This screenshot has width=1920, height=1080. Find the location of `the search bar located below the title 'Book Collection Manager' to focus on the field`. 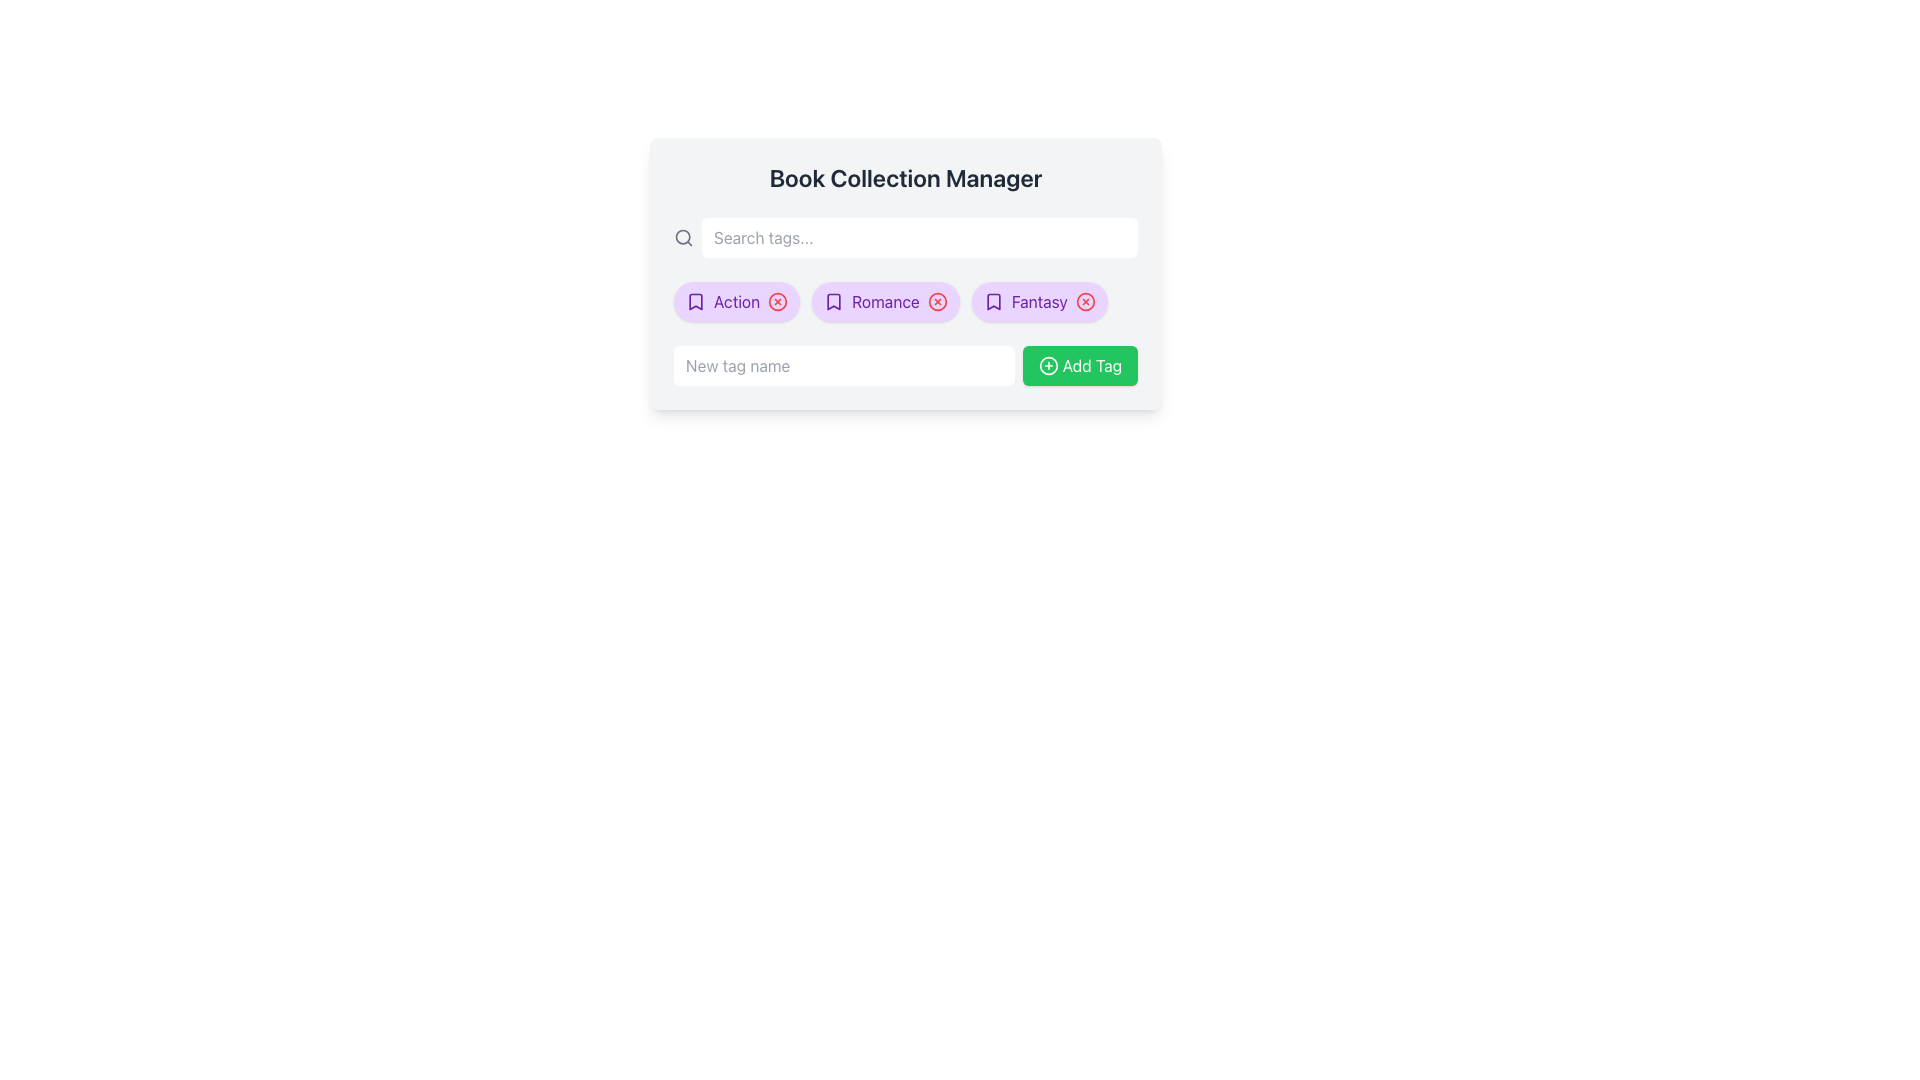

the search bar located below the title 'Book Collection Manager' to focus on the field is located at coordinates (905, 237).